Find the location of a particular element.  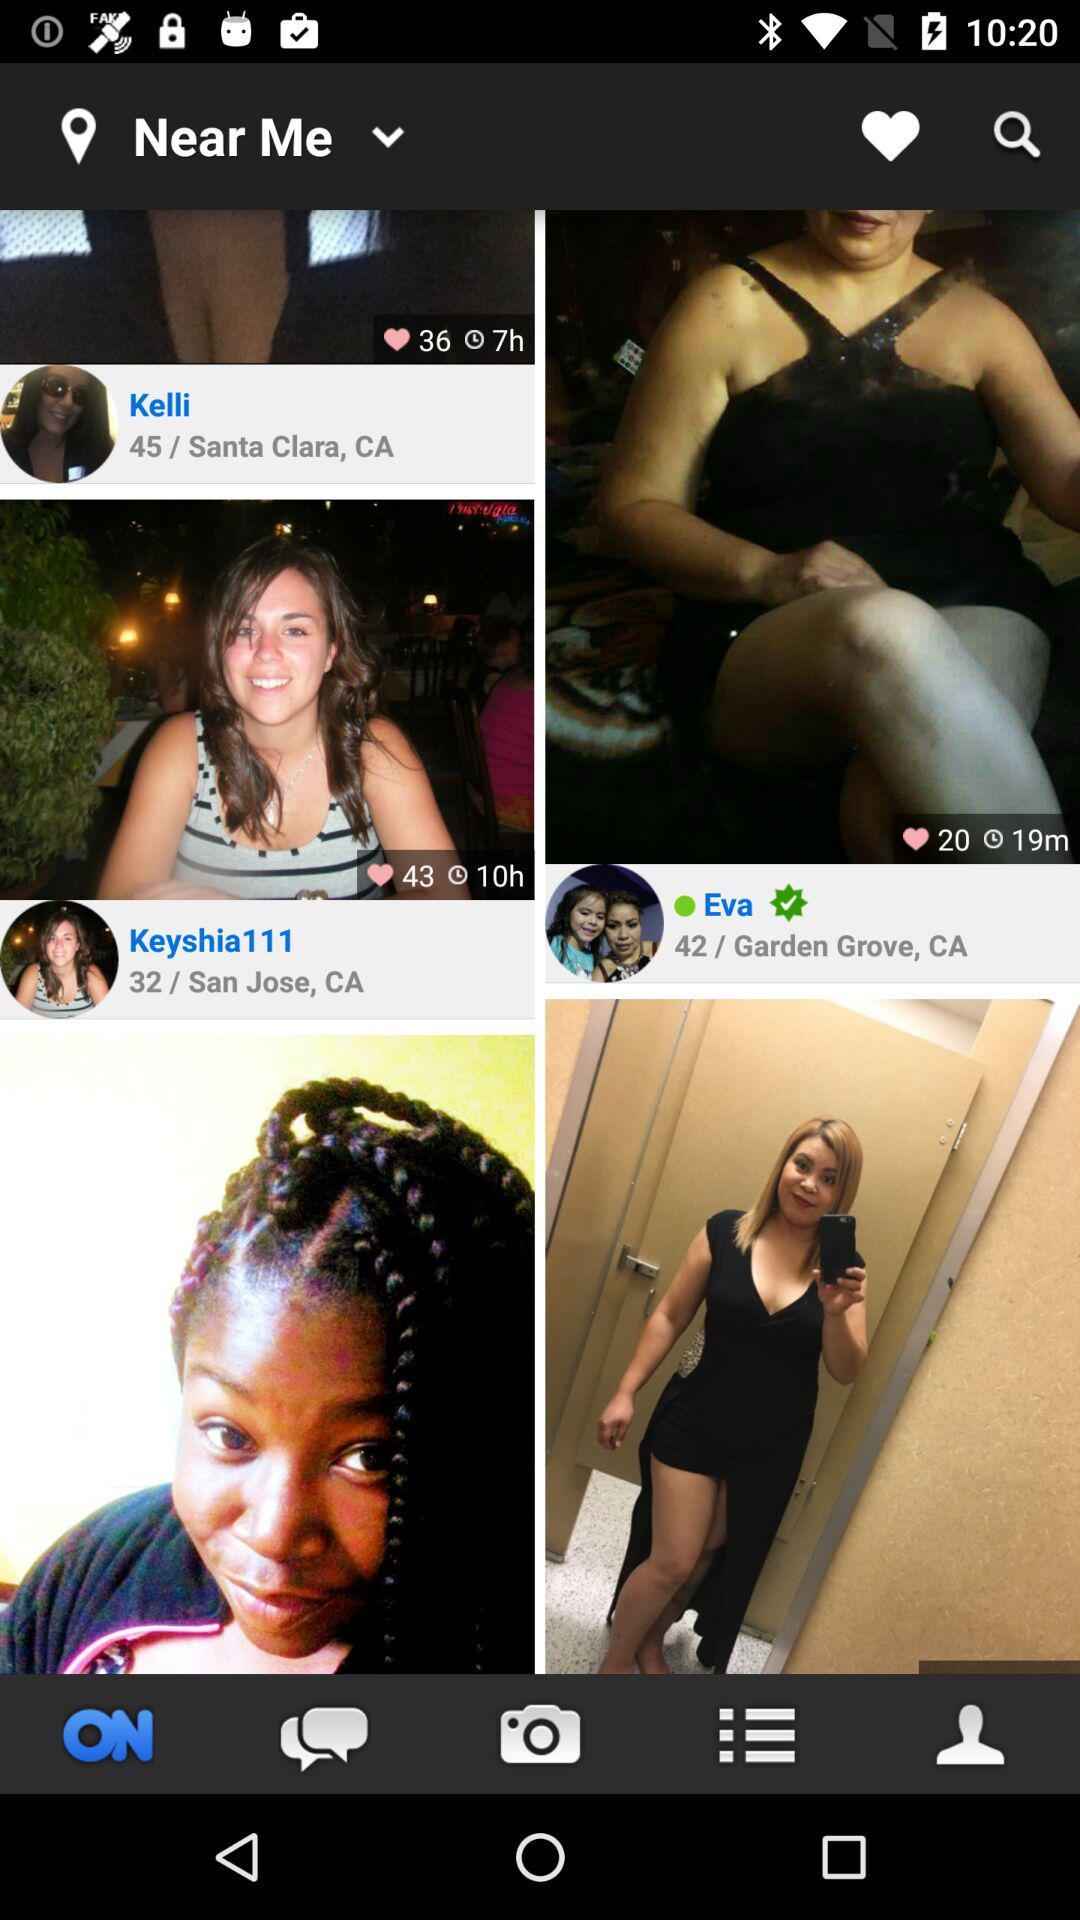

the eva item is located at coordinates (728, 902).